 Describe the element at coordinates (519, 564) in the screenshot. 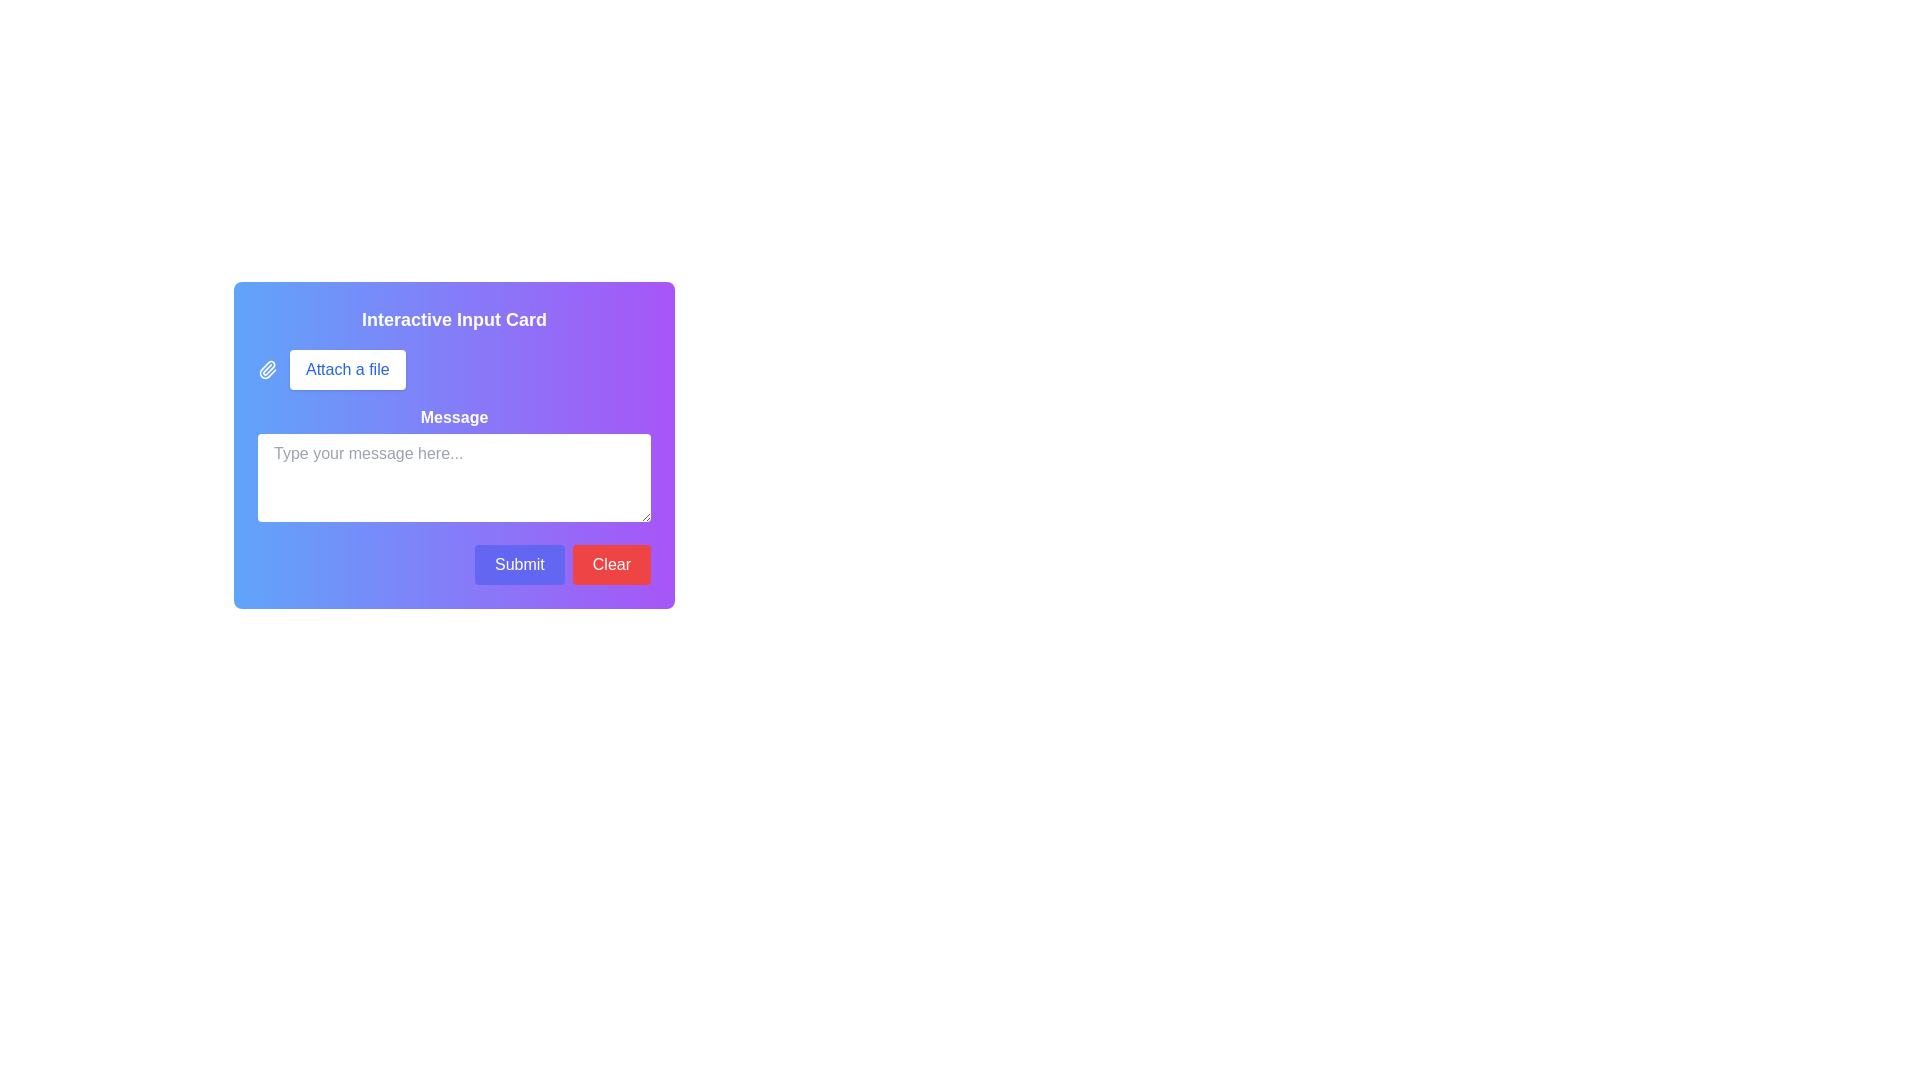

I see `the 'Submit' button` at that location.